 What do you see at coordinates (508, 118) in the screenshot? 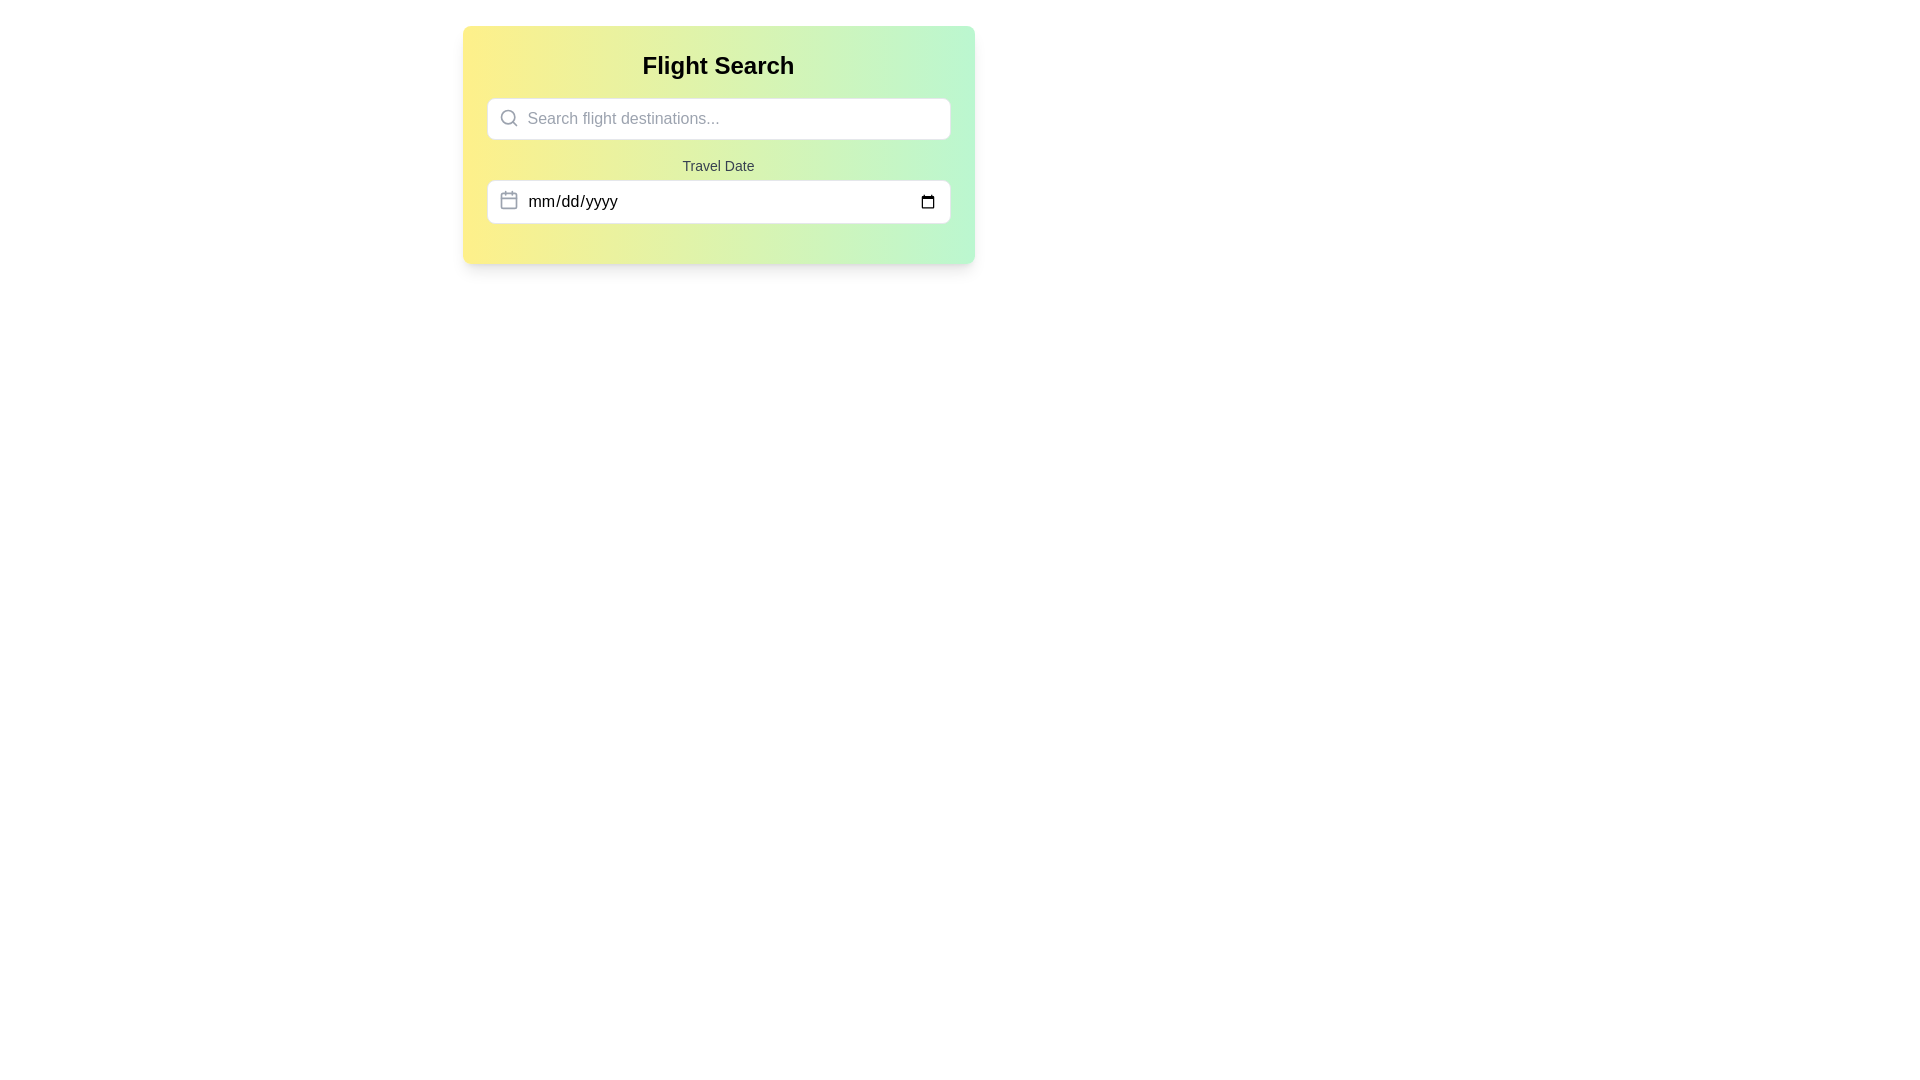
I see `the search icon represented by a magnifying glass, which is positioned to the far-left side of the search input field labeled 'Search flight destinations...'` at bounding box center [508, 118].